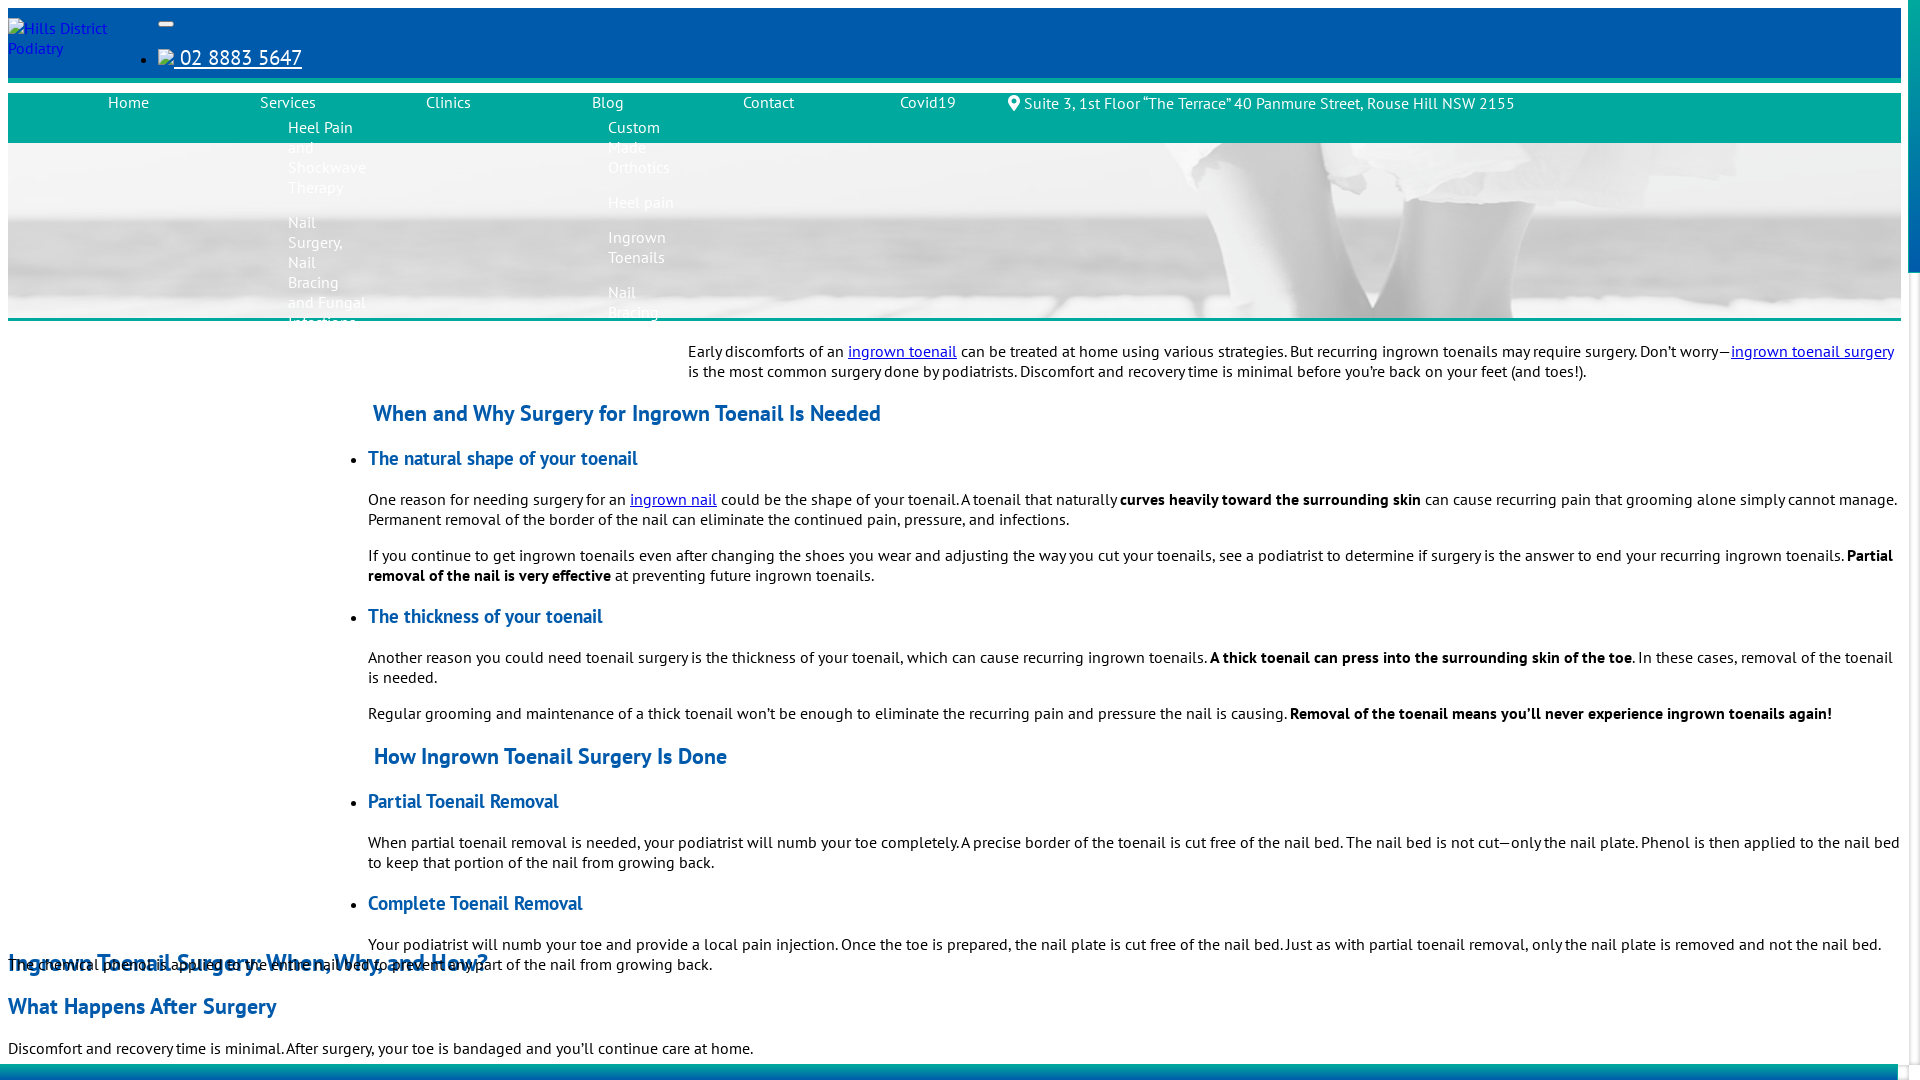  What do you see at coordinates (320, 736) in the screenshot?
I see `'Podiatrist Home Visits'` at bounding box center [320, 736].